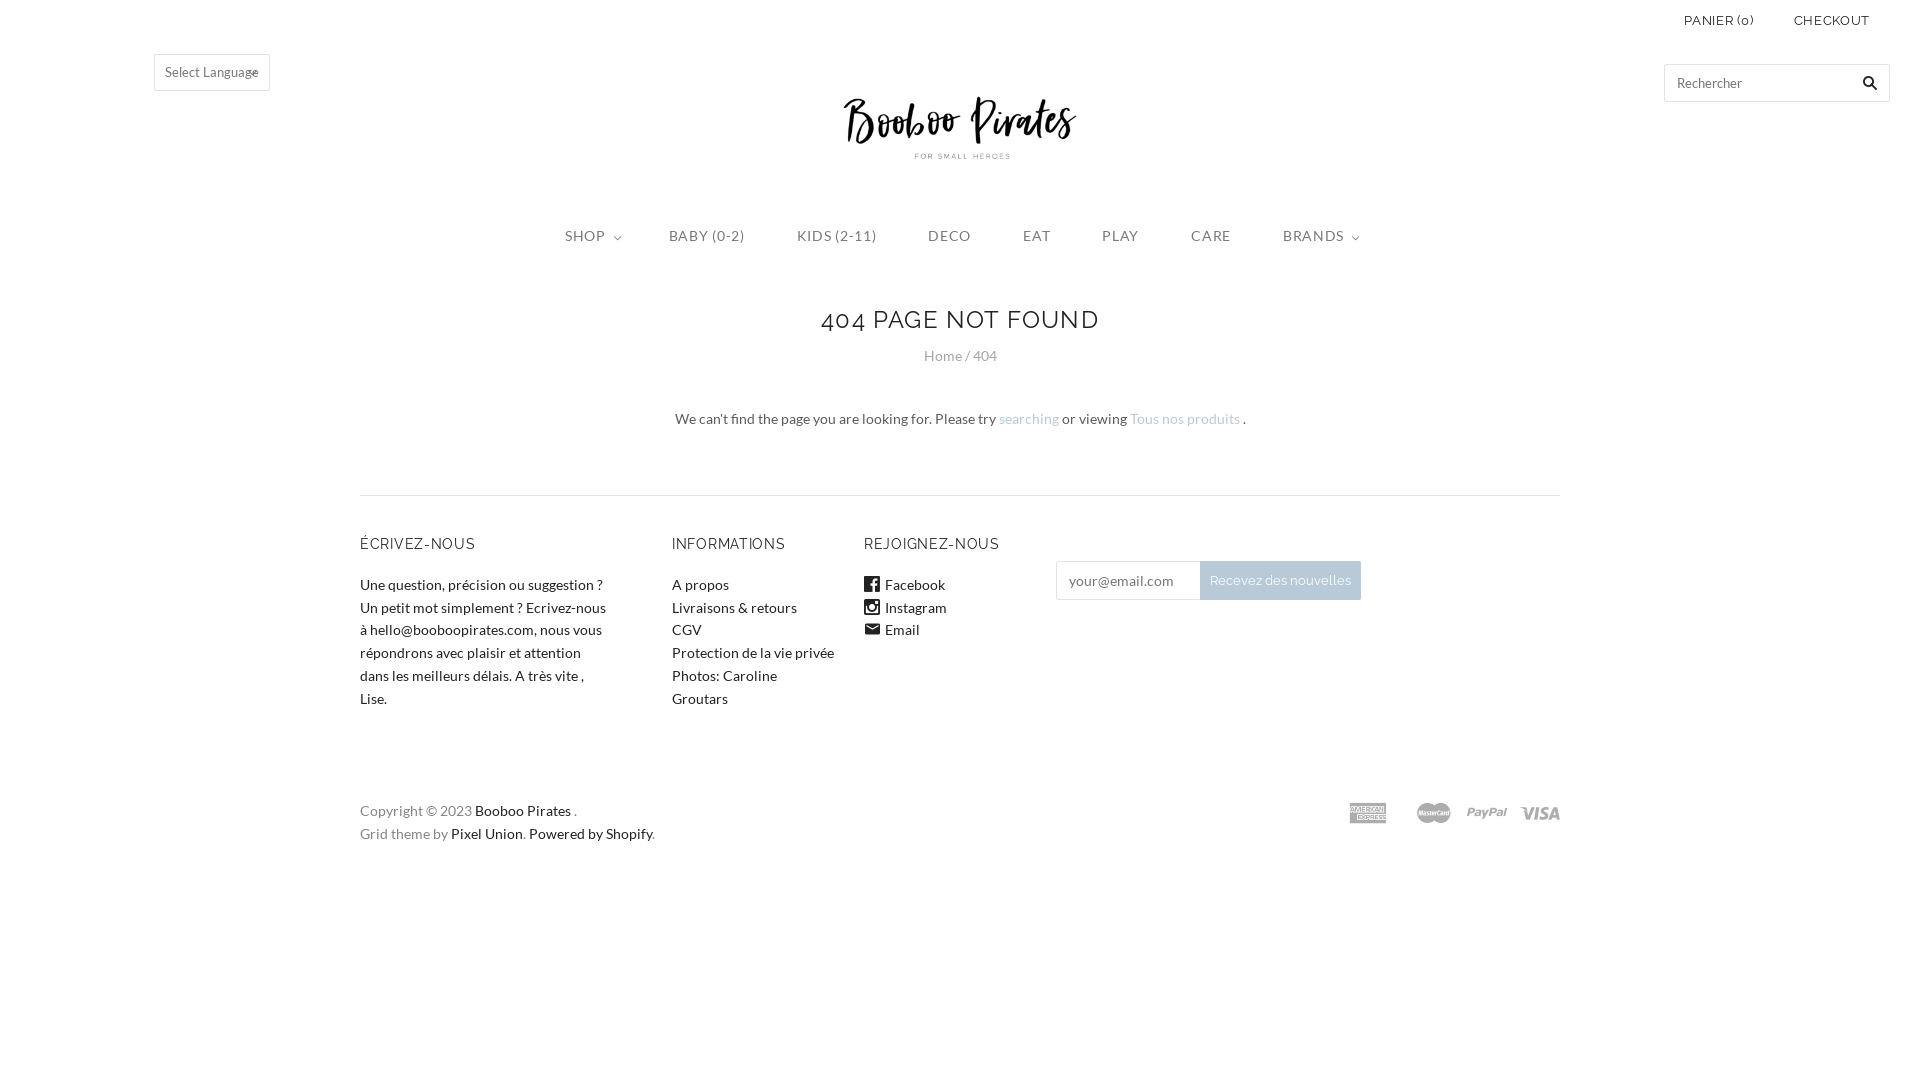 The image size is (1920, 1080). I want to click on 'Tous nos produits', so click(1185, 417).